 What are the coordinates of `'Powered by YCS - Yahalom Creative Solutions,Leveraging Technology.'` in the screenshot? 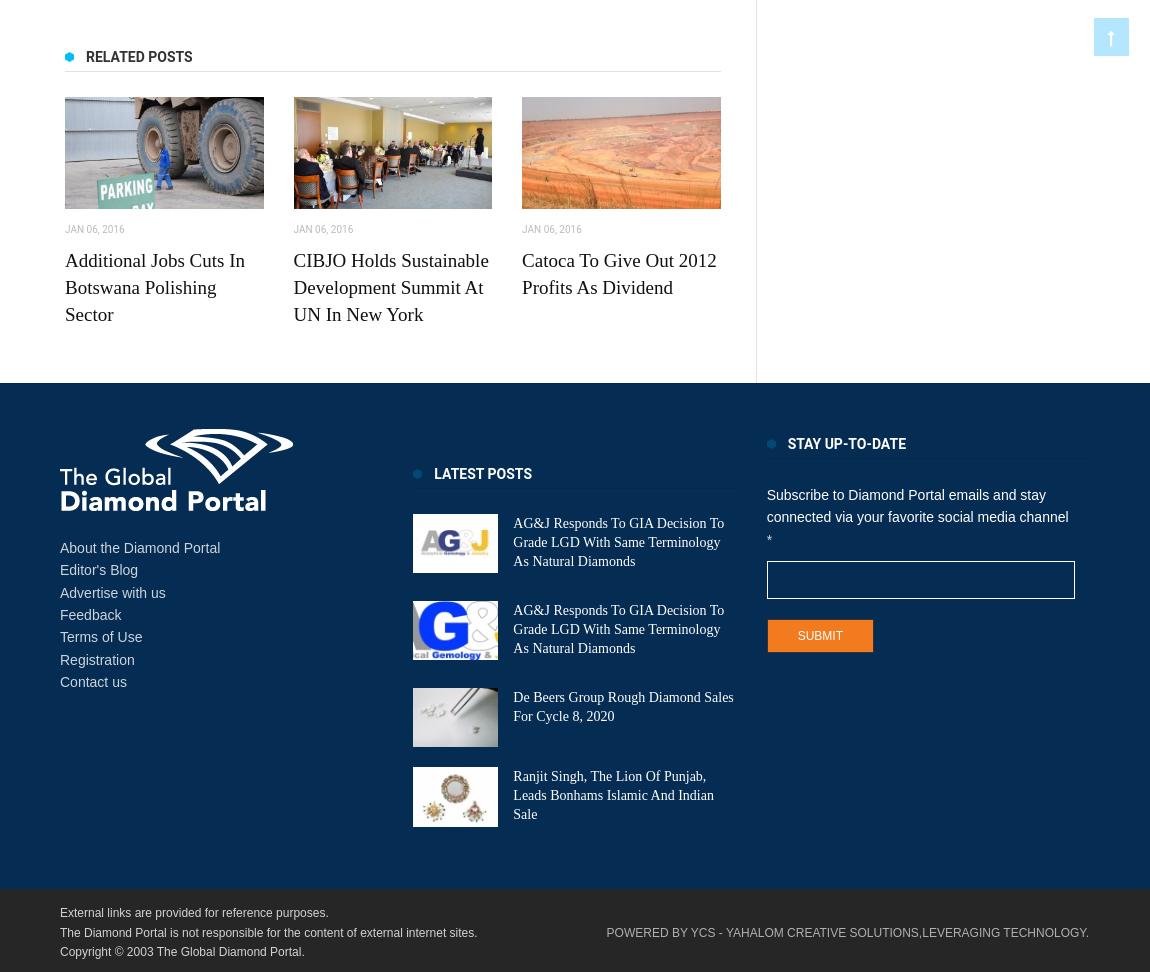 It's located at (846, 930).